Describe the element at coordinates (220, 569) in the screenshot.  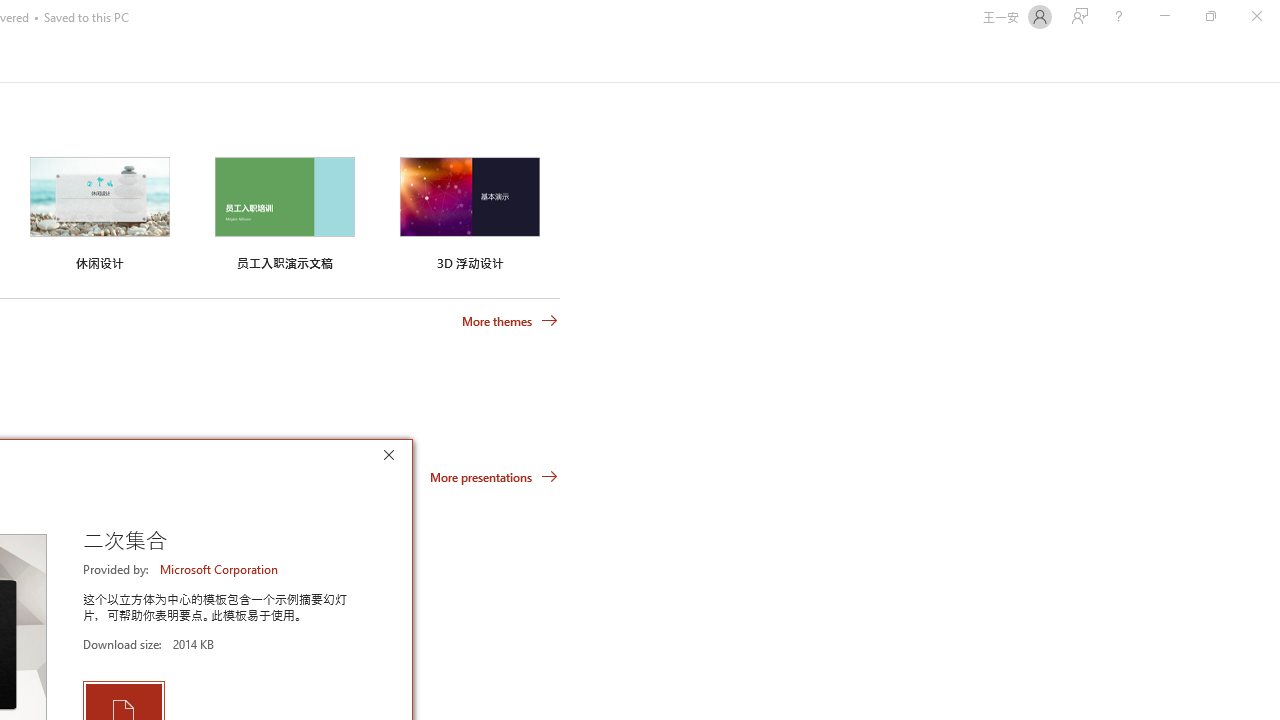
I see `'Microsoft Corporation'` at that location.